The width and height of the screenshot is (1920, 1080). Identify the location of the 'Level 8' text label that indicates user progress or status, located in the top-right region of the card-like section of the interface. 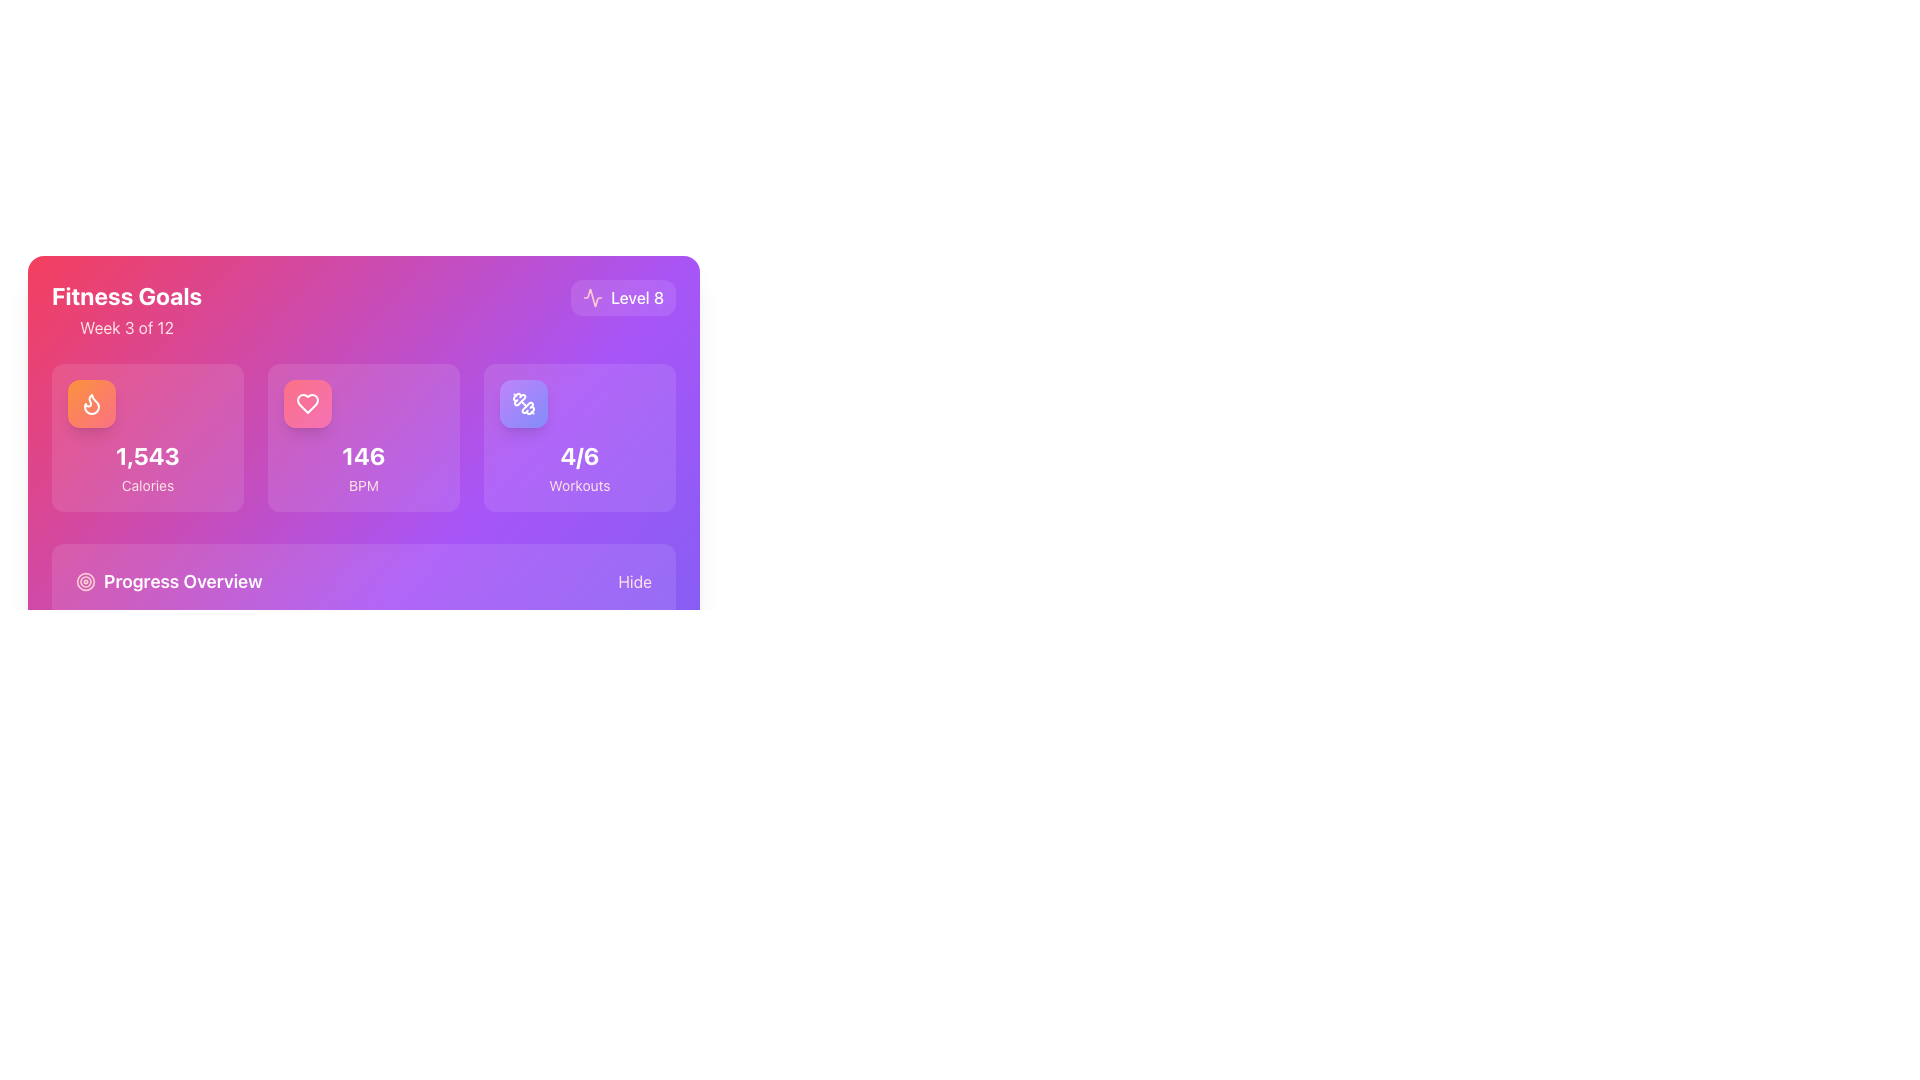
(636, 297).